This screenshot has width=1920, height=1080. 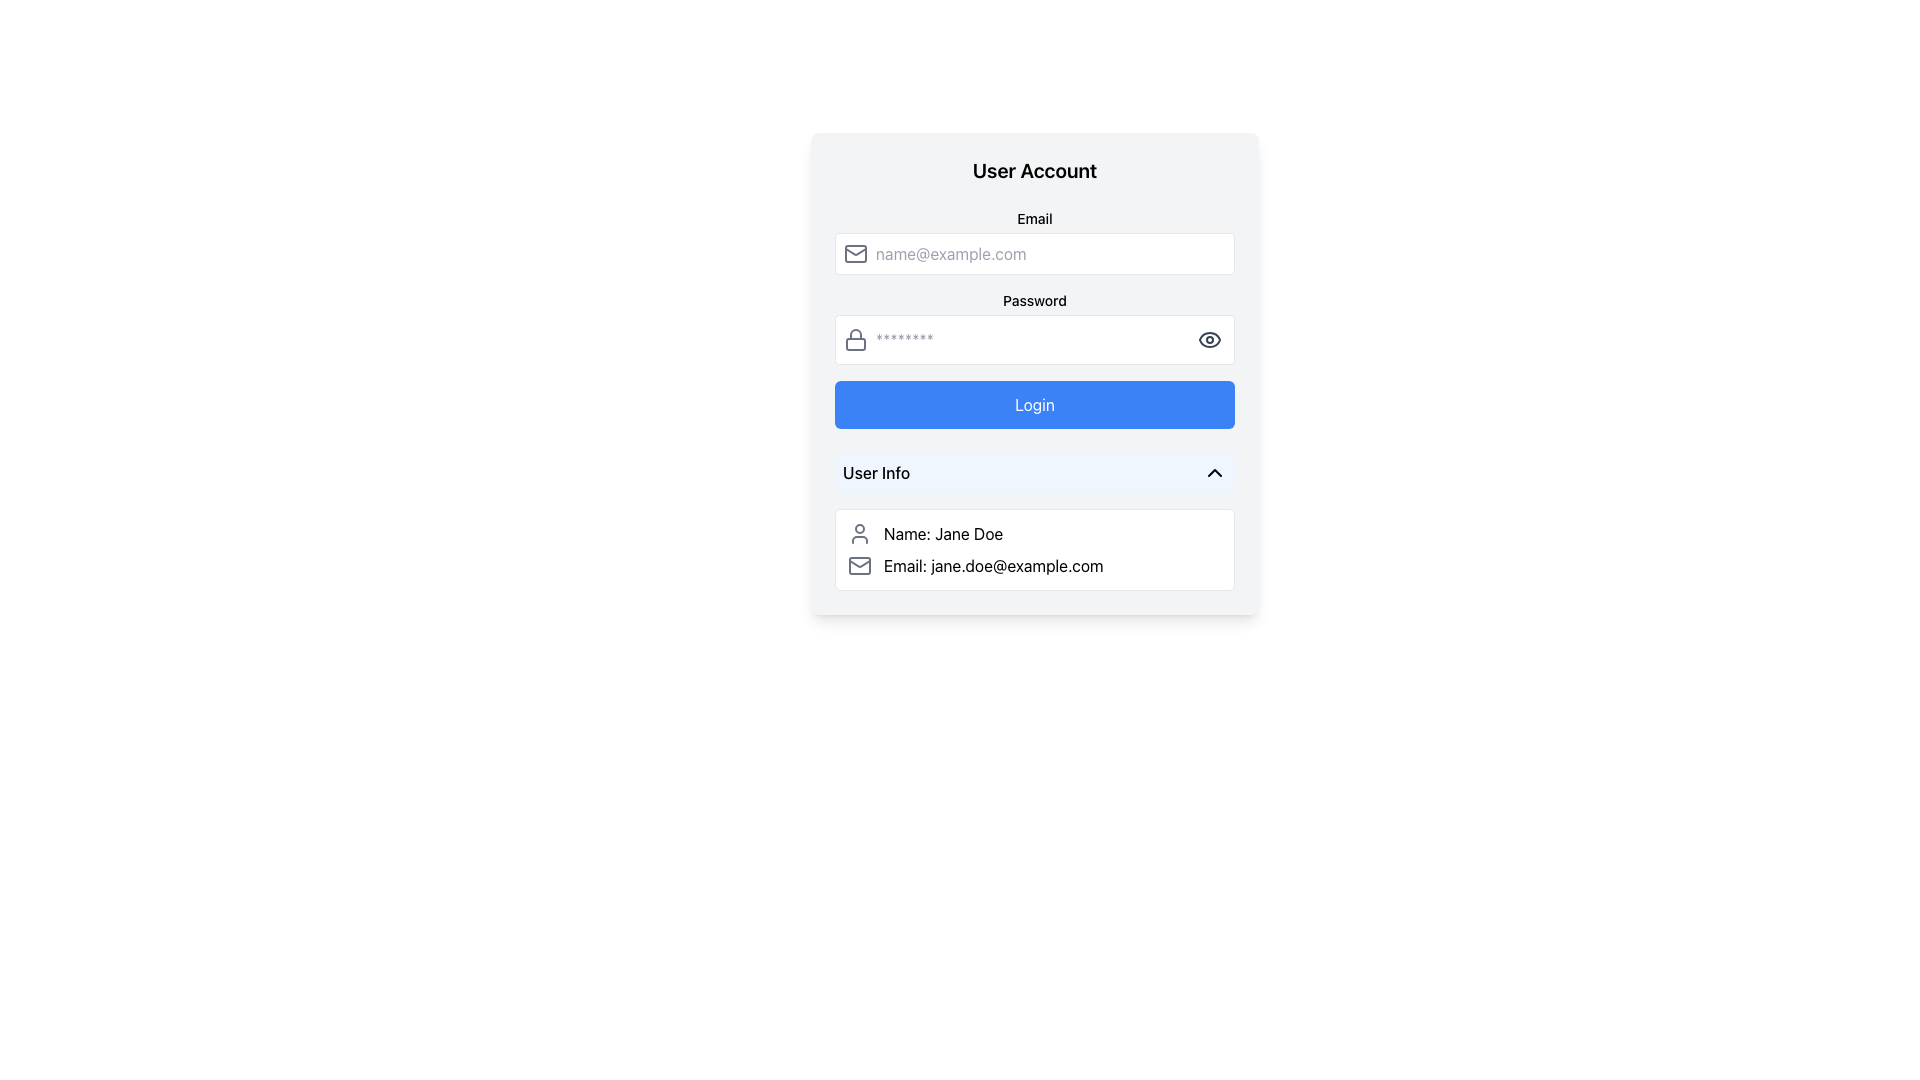 What do you see at coordinates (1035, 374) in the screenshot?
I see `the 'Login' button, which has a blue background and white text, to change its style` at bounding box center [1035, 374].